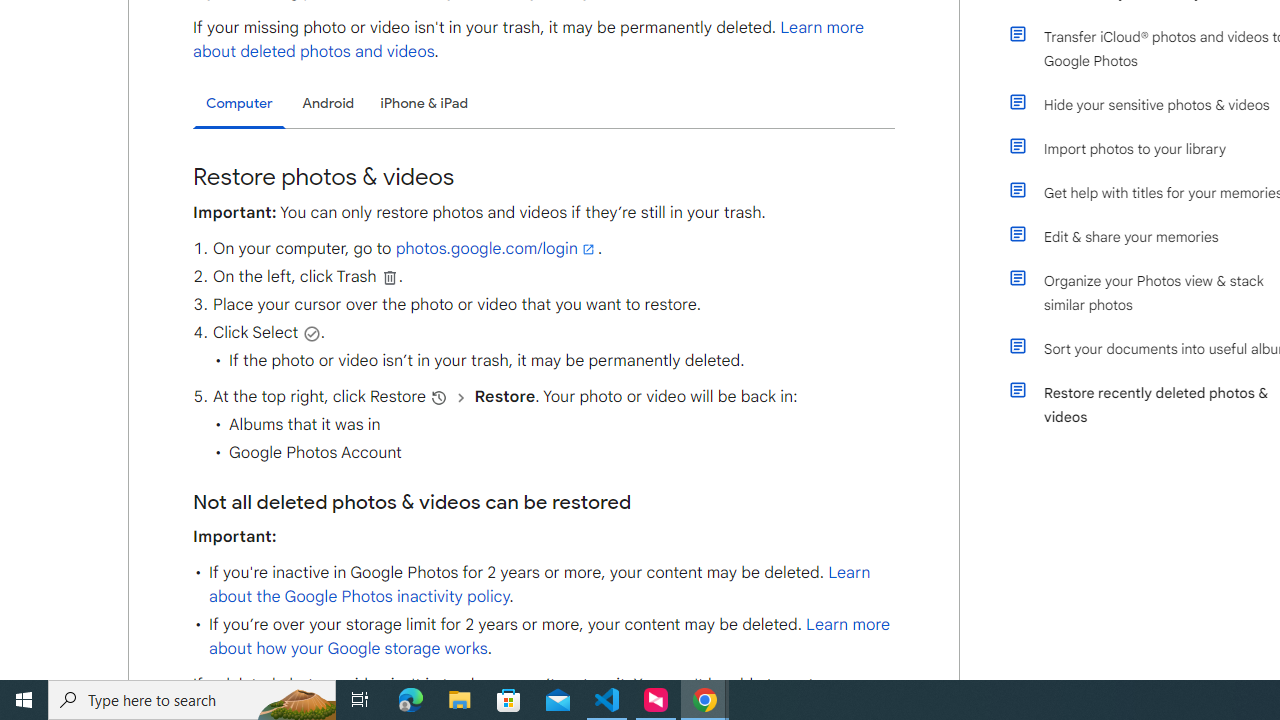  What do you see at coordinates (239, 104) in the screenshot?
I see `'Computer'` at bounding box center [239, 104].